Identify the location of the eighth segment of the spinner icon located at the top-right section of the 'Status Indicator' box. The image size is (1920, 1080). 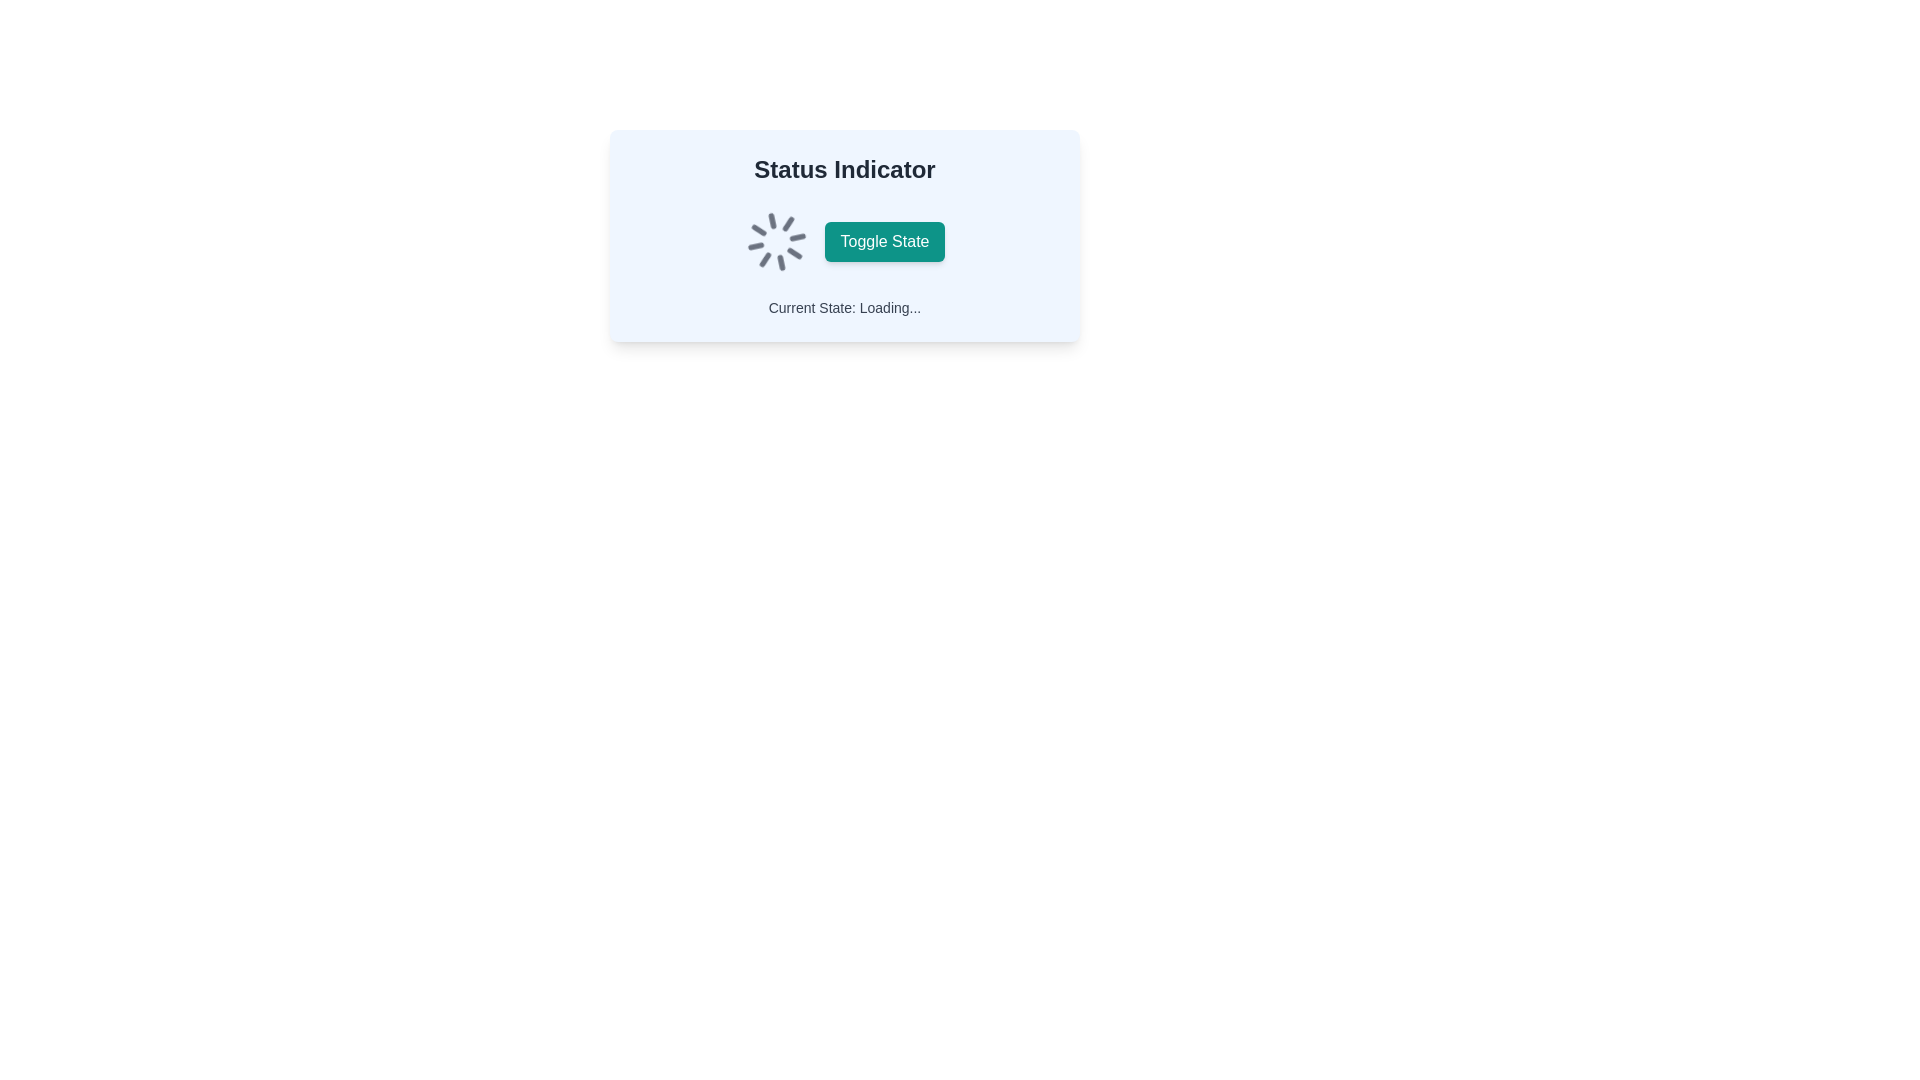
(794, 250).